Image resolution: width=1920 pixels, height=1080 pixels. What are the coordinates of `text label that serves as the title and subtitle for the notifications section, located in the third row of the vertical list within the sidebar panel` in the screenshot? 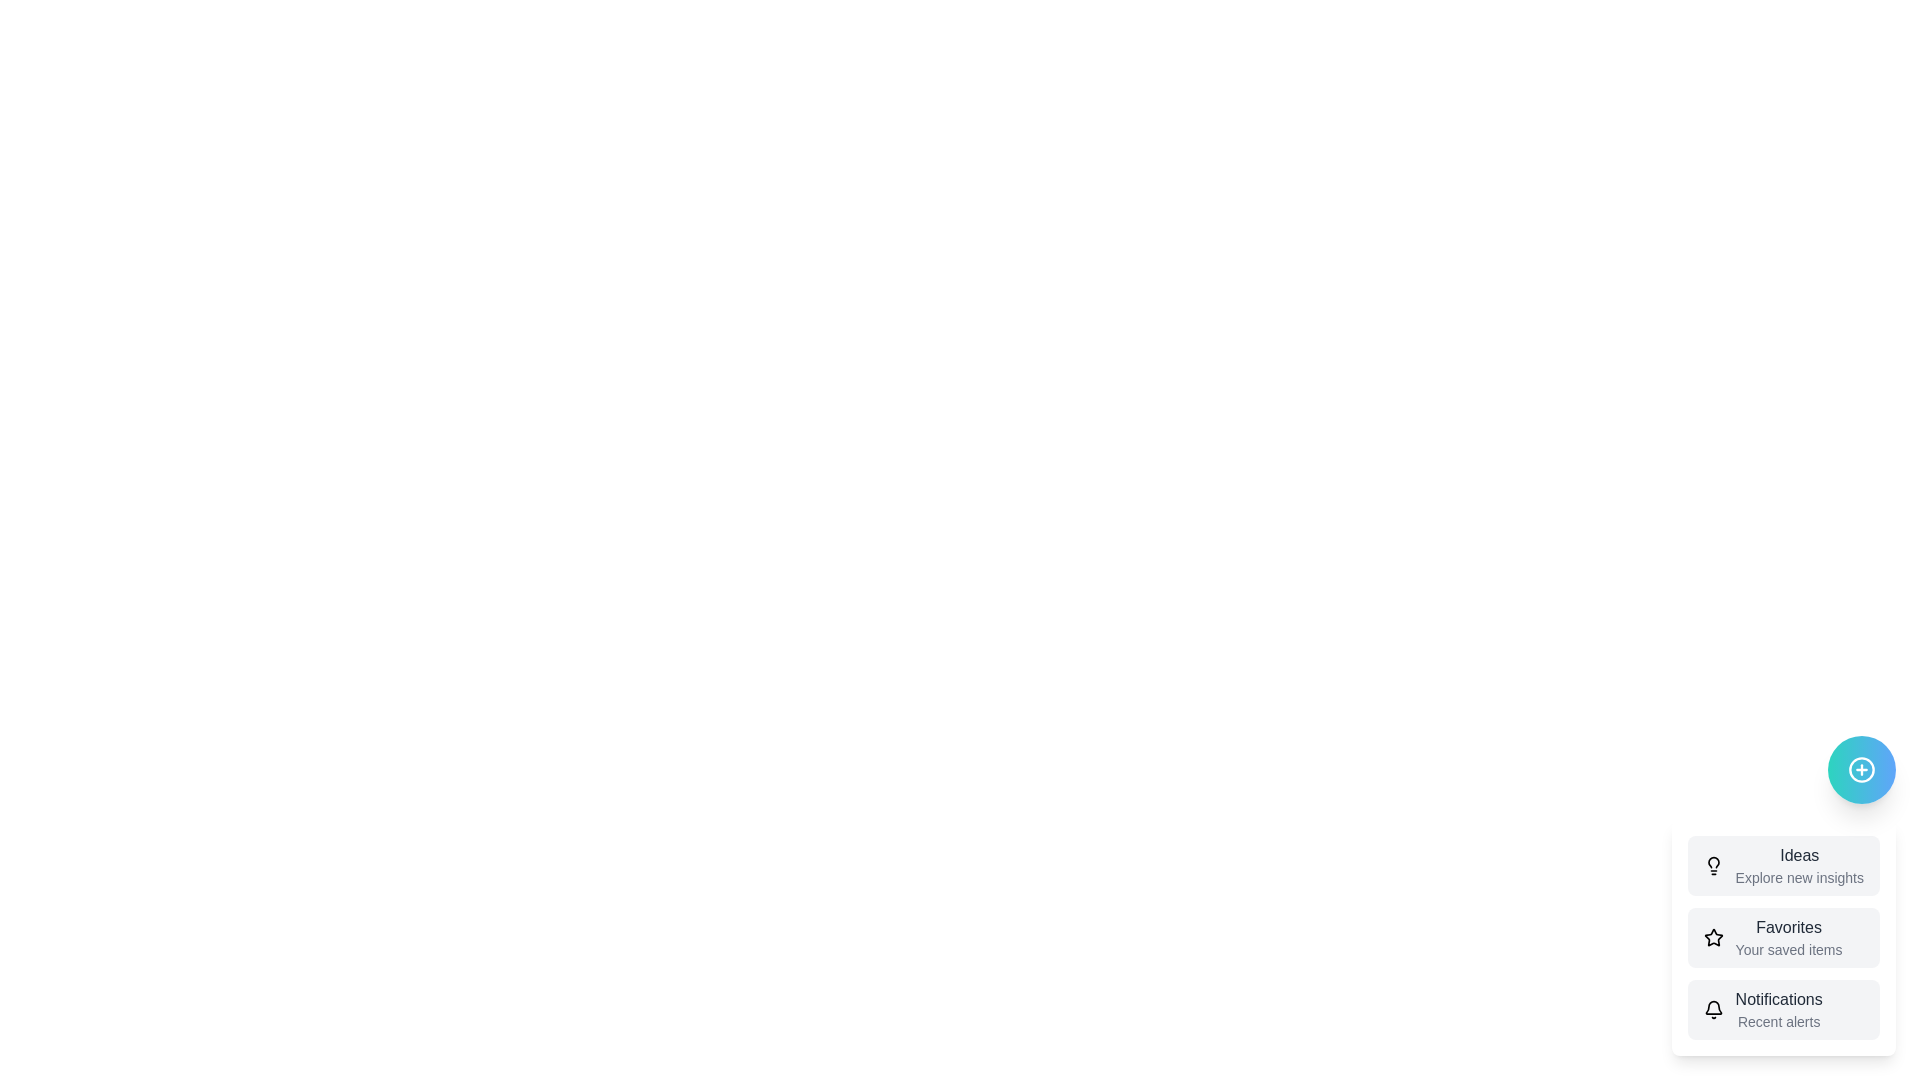 It's located at (1779, 1010).